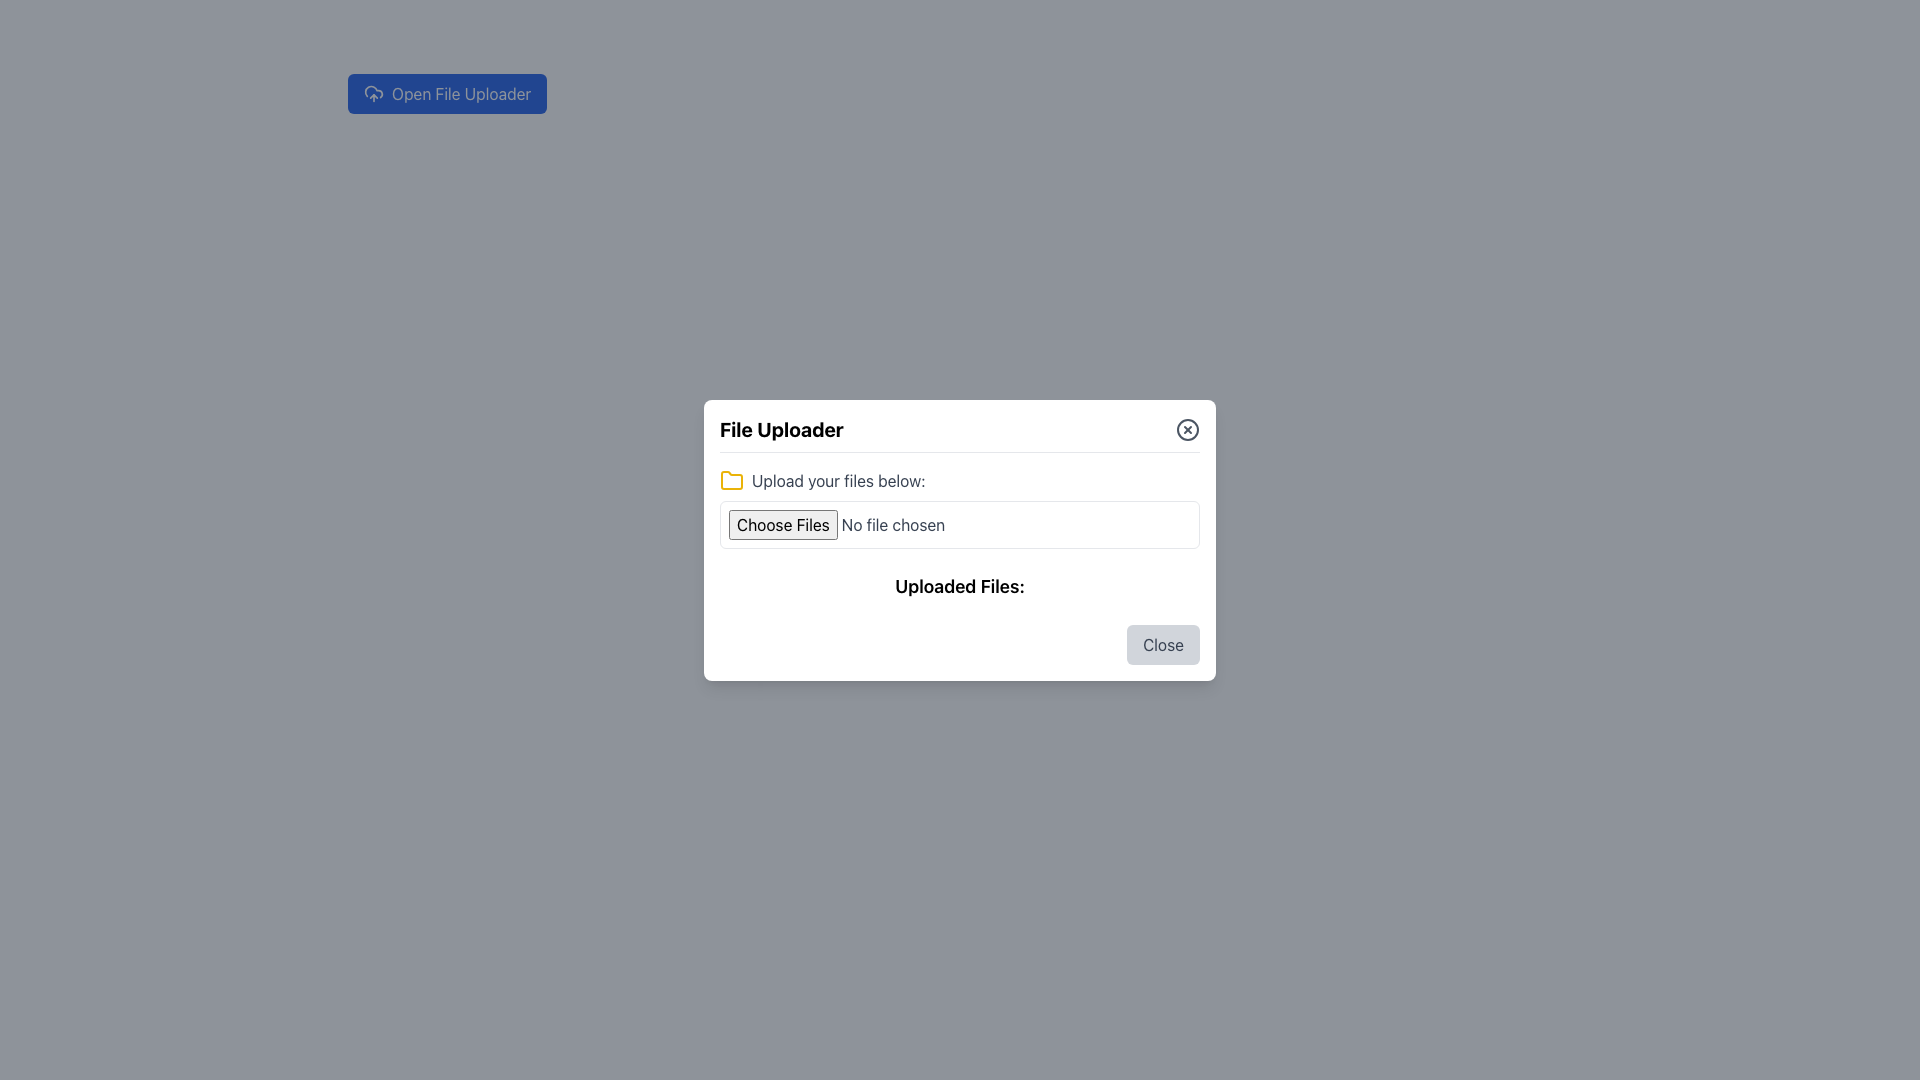 The height and width of the screenshot is (1080, 1920). I want to click on the circular close button with an 'X' symbol located in the top-right corner of the 'File Uploader' modal, so click(1188, 427).